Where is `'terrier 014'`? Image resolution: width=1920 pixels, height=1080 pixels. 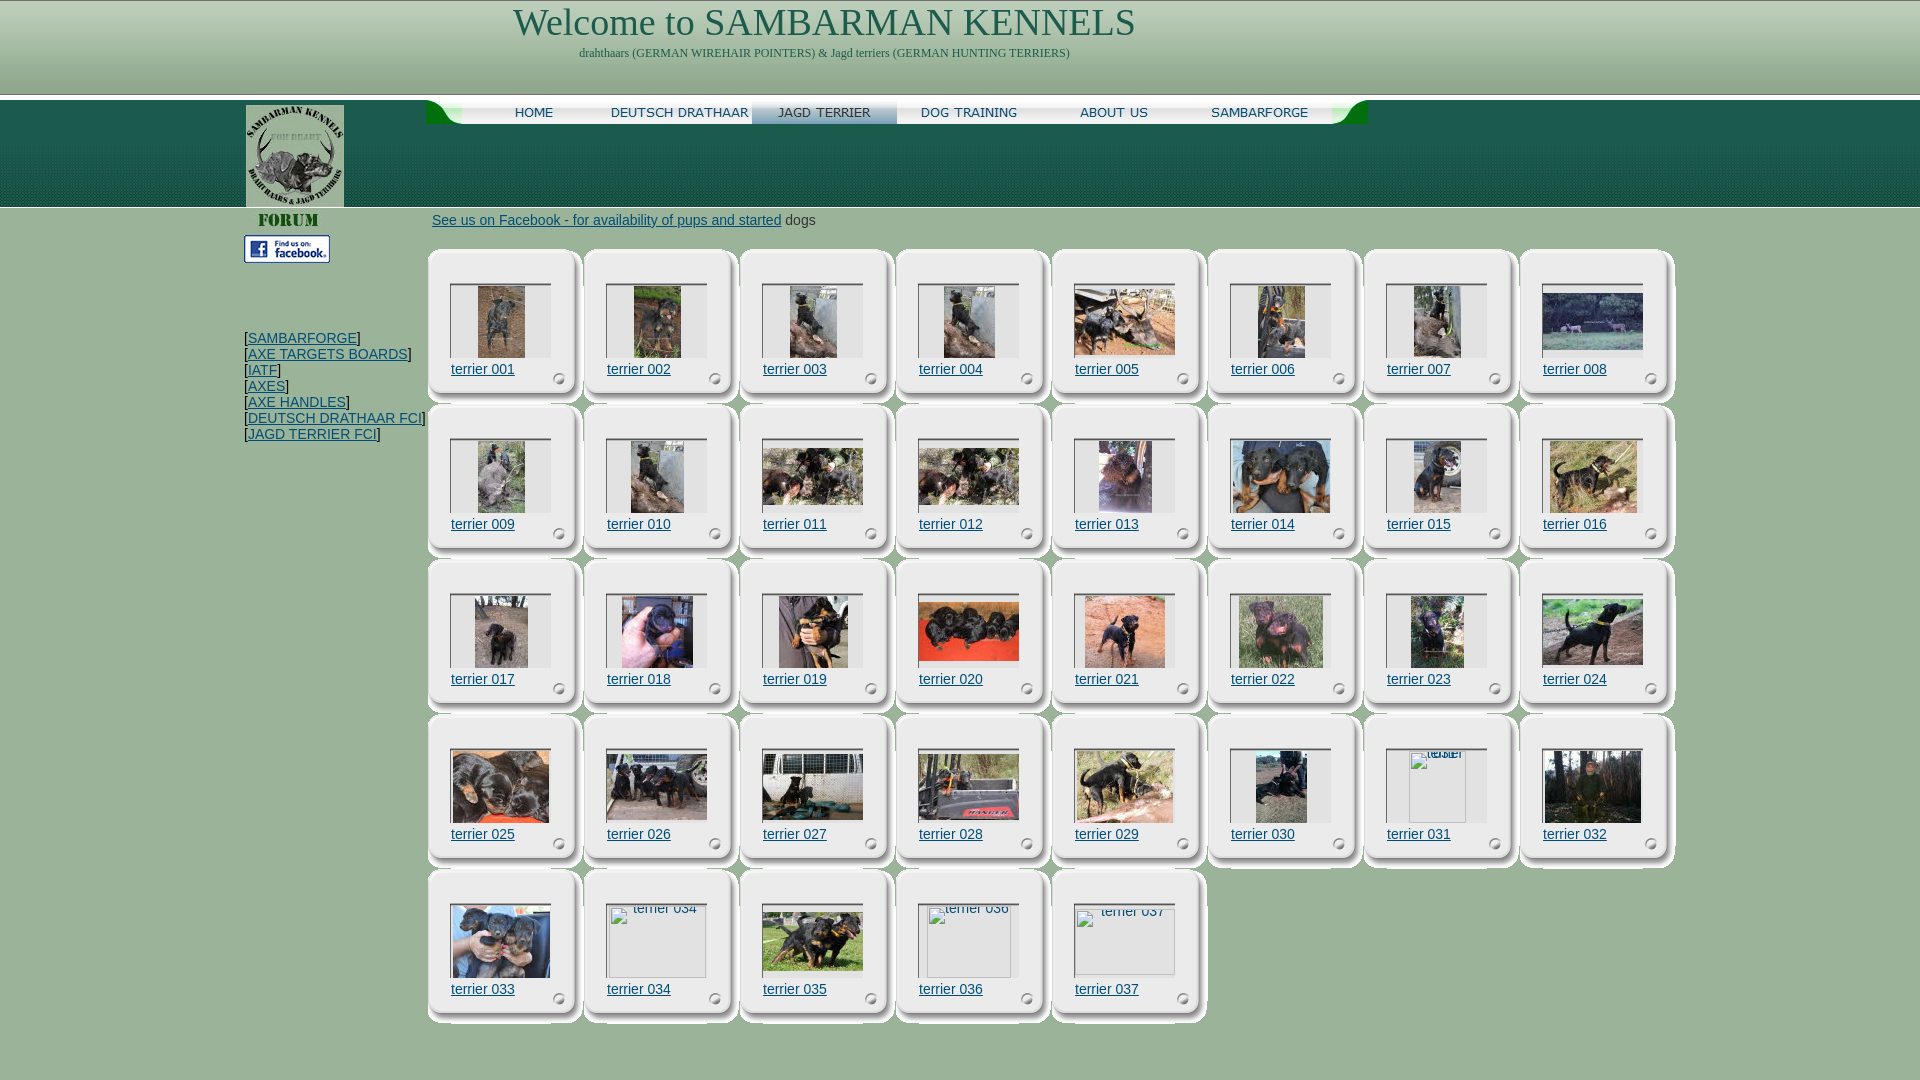
'terrier 014' is located at coordinates (1280, 477).